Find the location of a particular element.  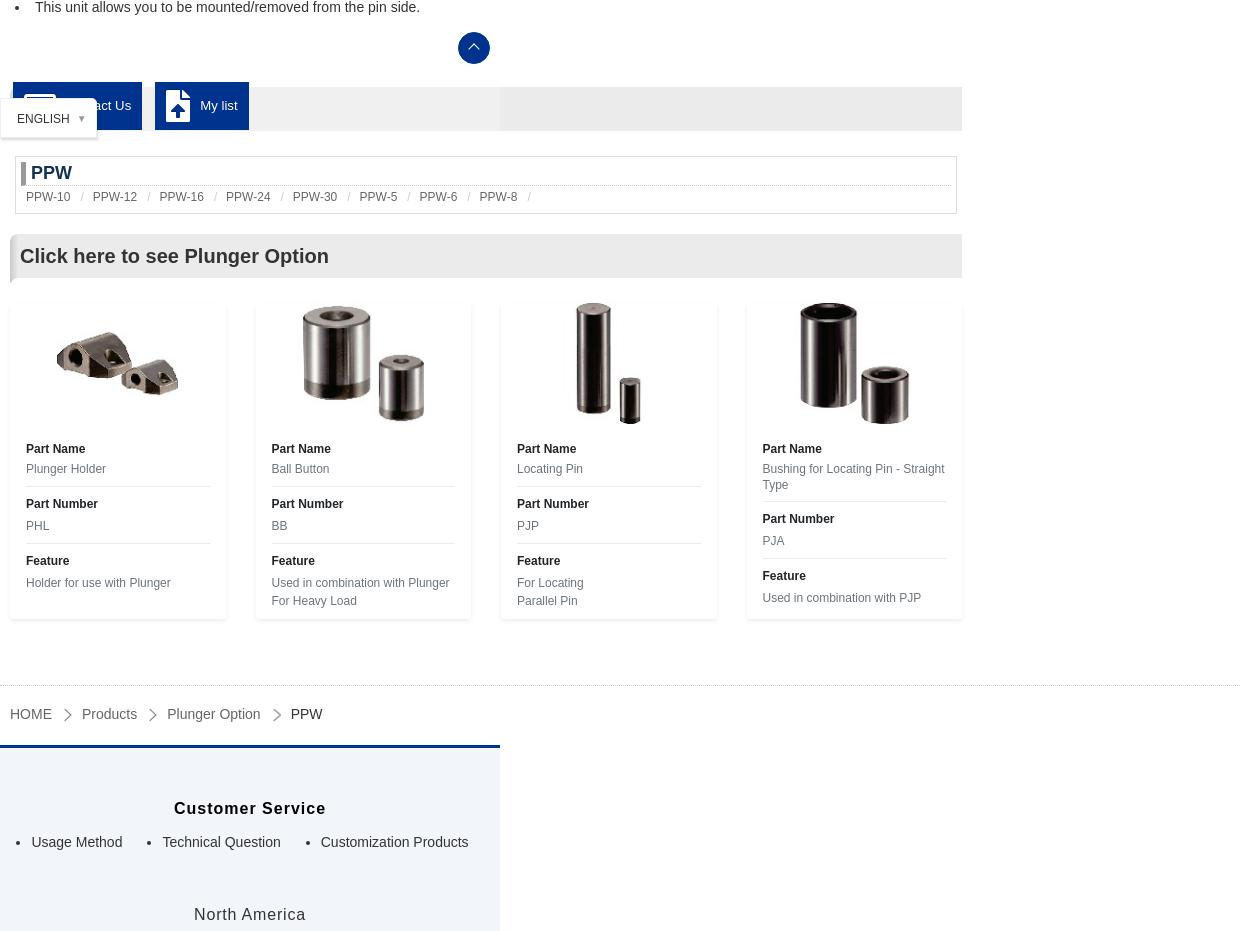

'PPW-30' is located at coordinates (314, 195).